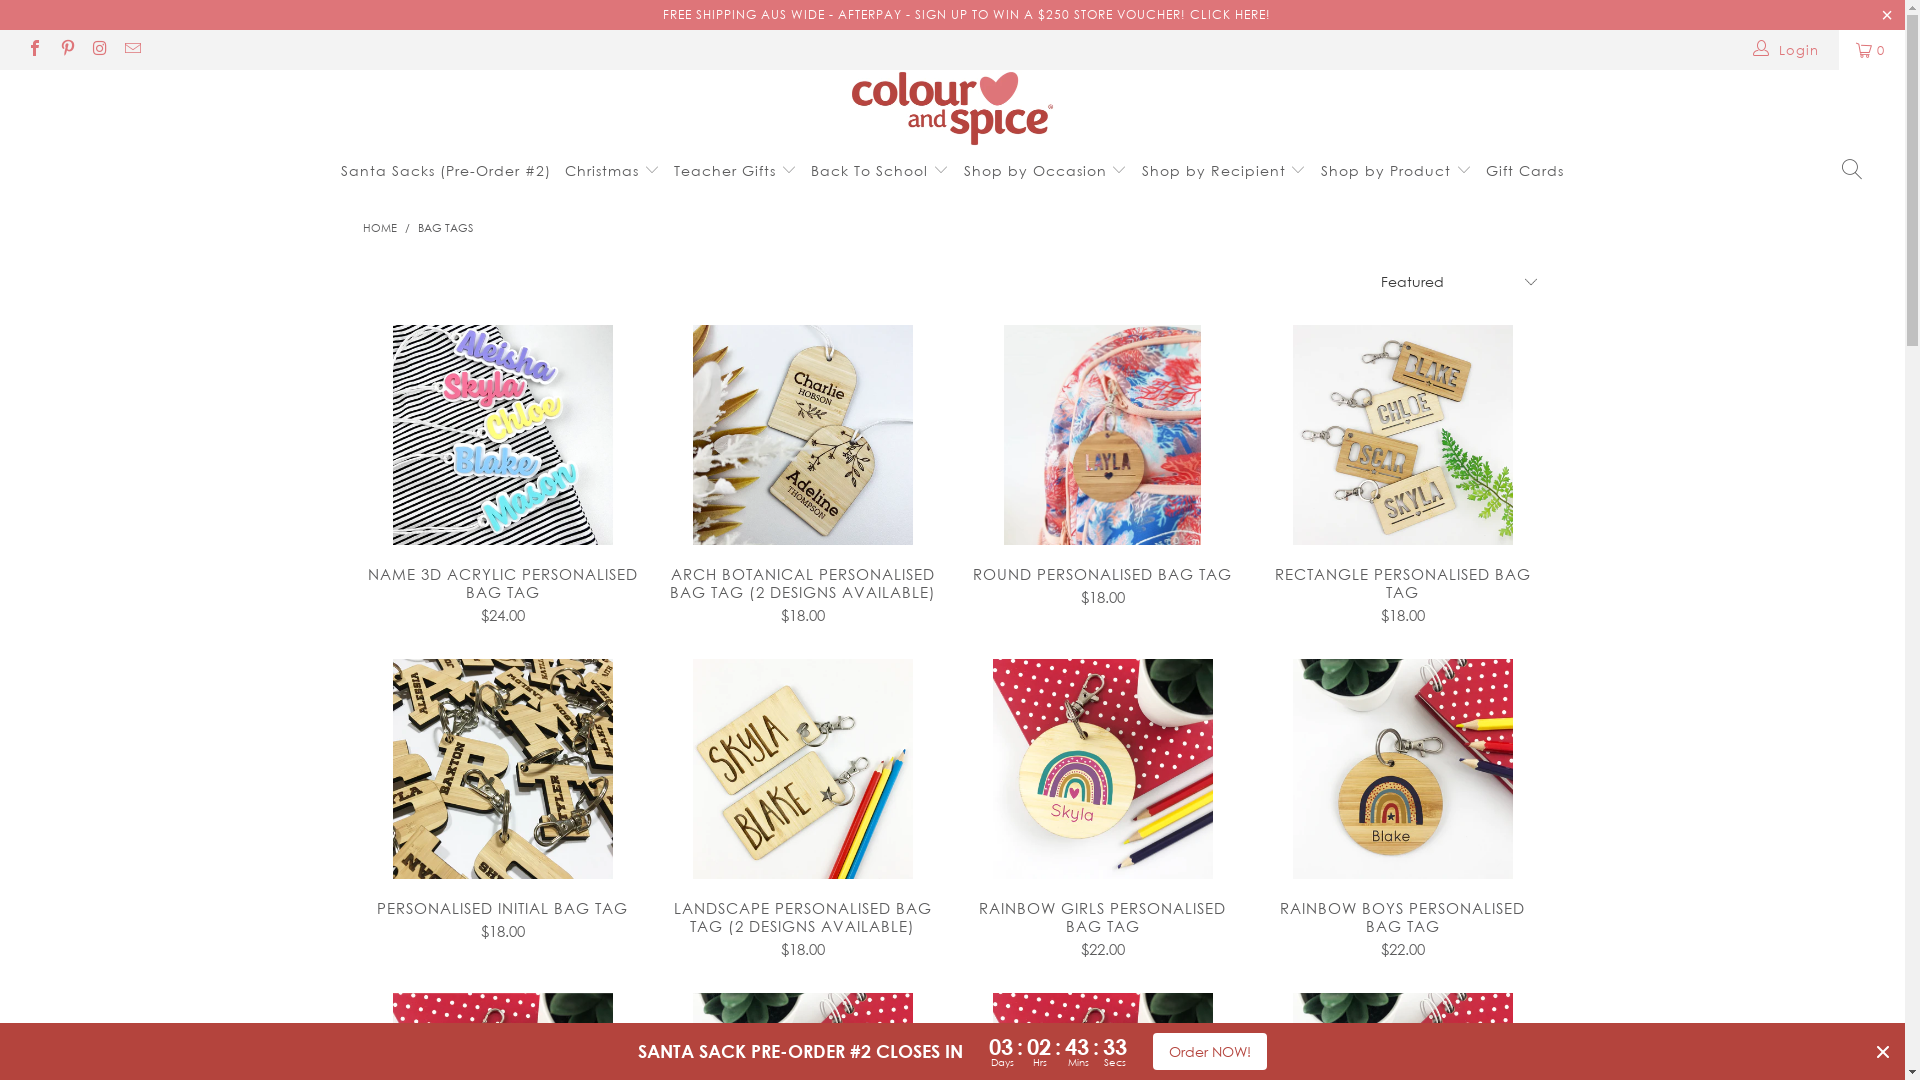 This screenshot has width=1920, height=1080. Describe the element at coordinates (1851, 169) in the screenshot. I see `'Search'` at that location.